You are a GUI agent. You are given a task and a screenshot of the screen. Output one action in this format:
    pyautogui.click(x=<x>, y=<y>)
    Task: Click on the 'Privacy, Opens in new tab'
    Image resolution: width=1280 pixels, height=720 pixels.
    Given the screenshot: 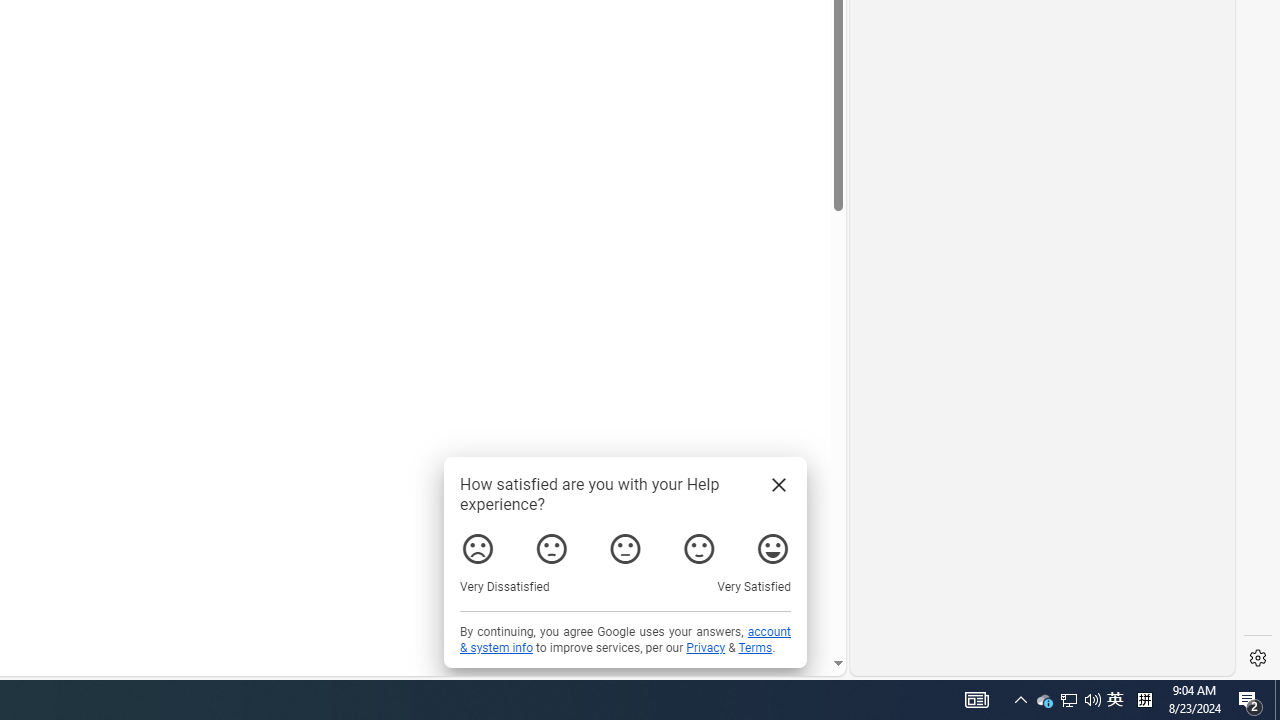 What is the action you would take?
    pyautogui.click(x=705, y=648)
    